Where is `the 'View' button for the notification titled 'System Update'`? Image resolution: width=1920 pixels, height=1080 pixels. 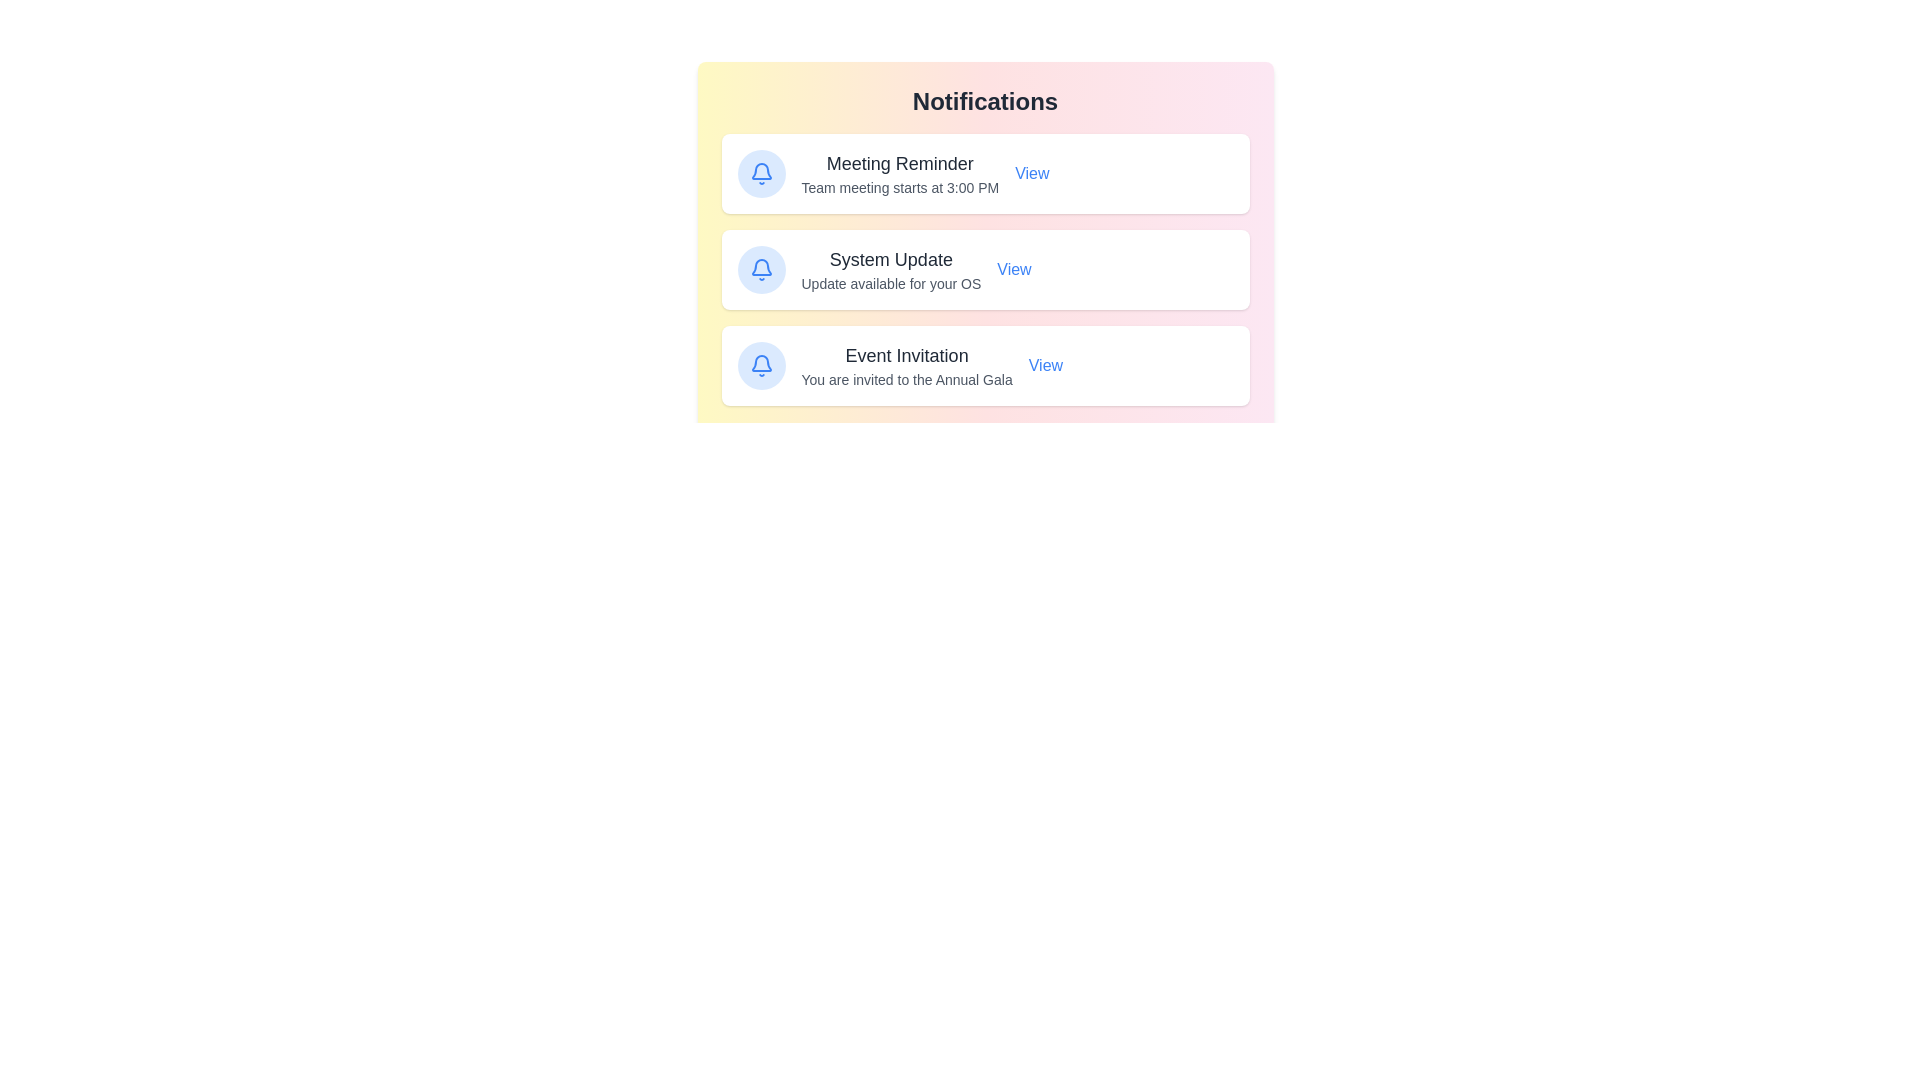
the 'View' button for the notification titled 'System Update' is located at coordinates (1013, 270).